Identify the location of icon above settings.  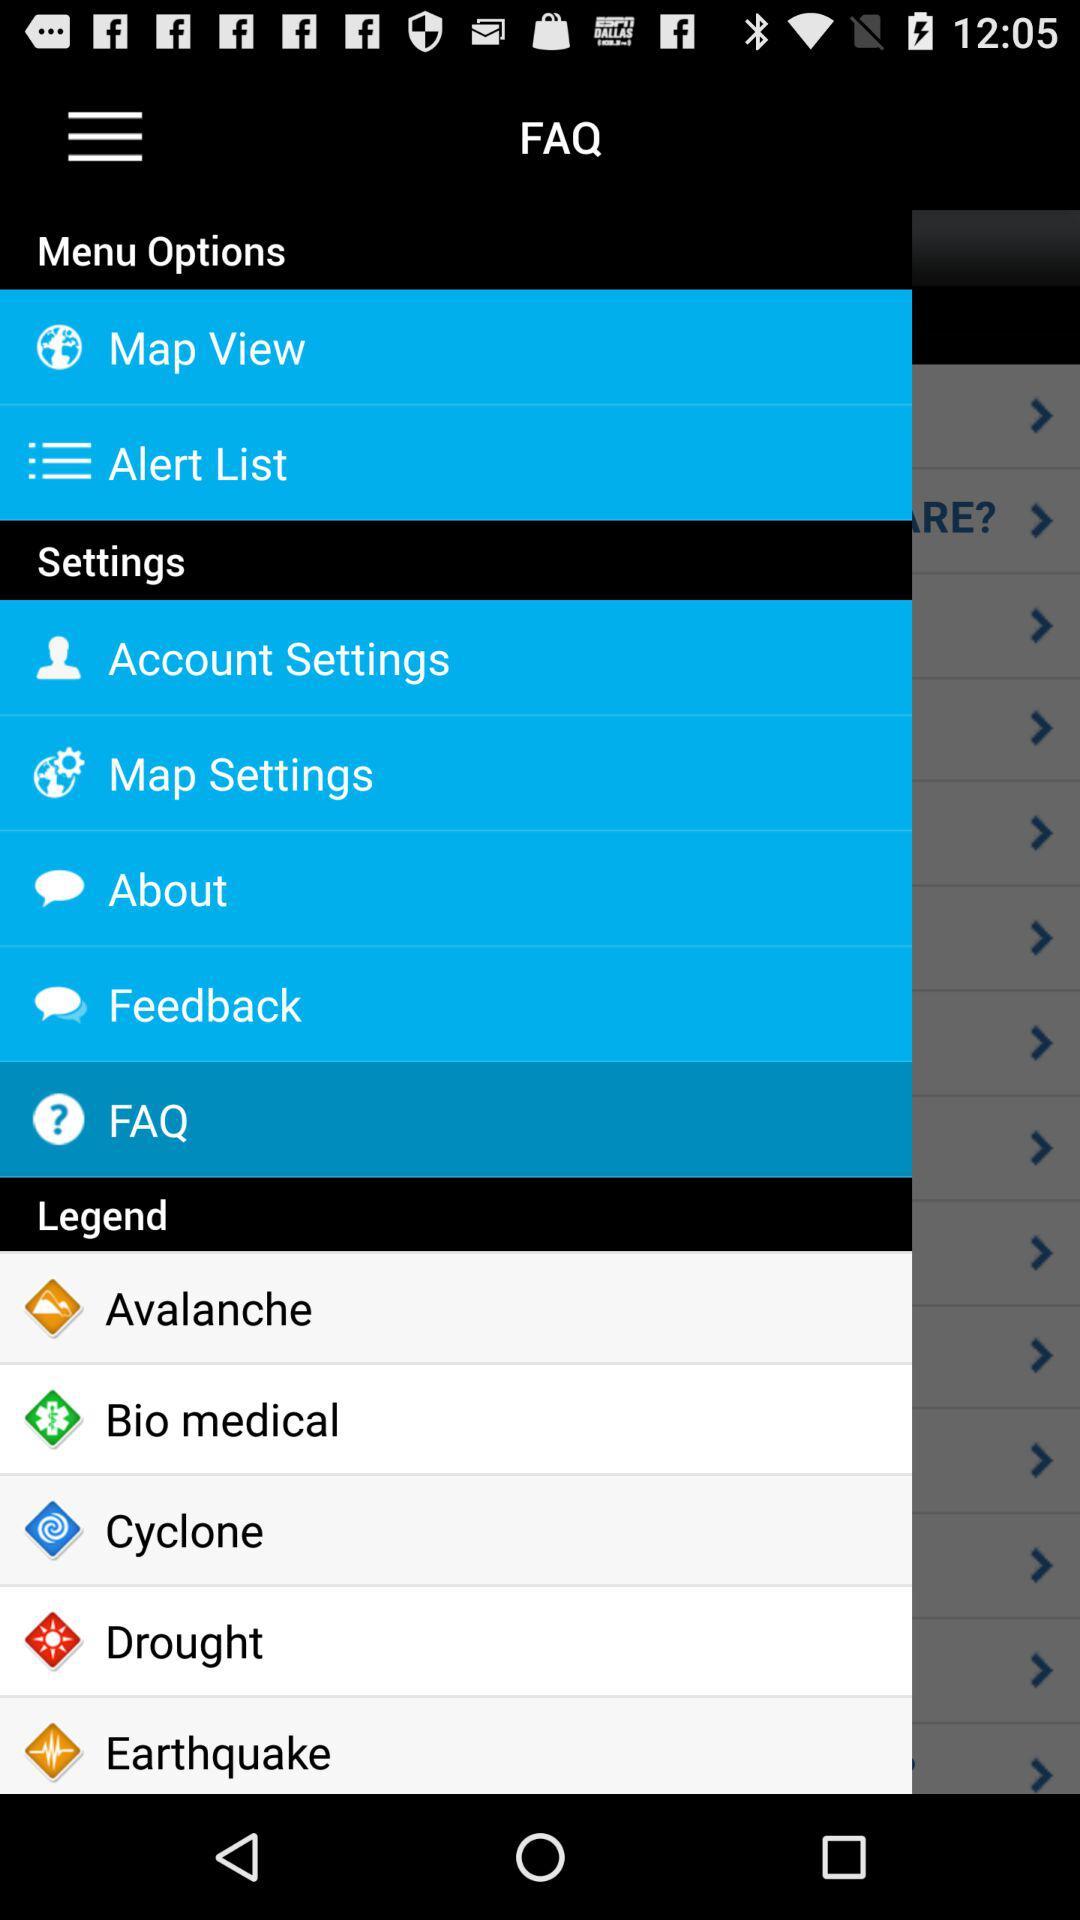
(455, 522).